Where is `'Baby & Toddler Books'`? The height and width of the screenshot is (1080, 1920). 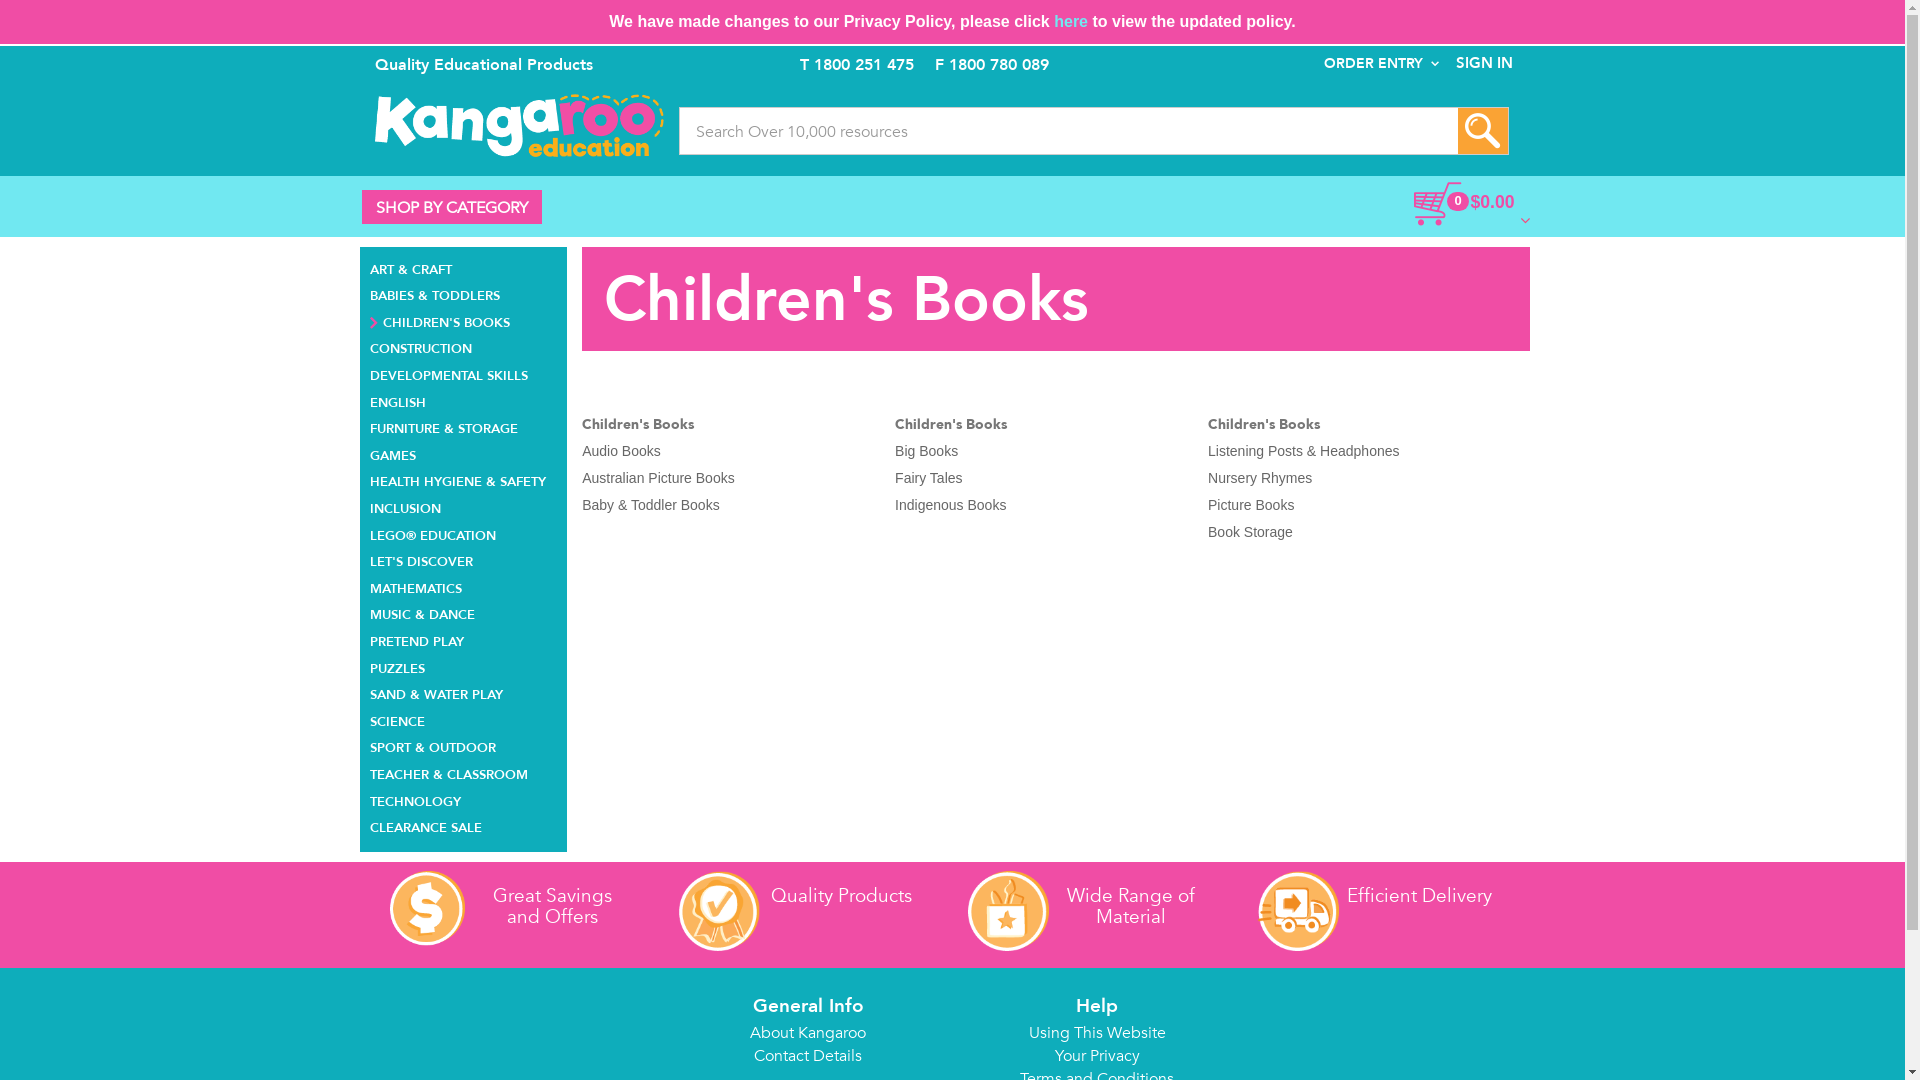
'Baby & Toddler Books' is located at coordinates (651, 504).